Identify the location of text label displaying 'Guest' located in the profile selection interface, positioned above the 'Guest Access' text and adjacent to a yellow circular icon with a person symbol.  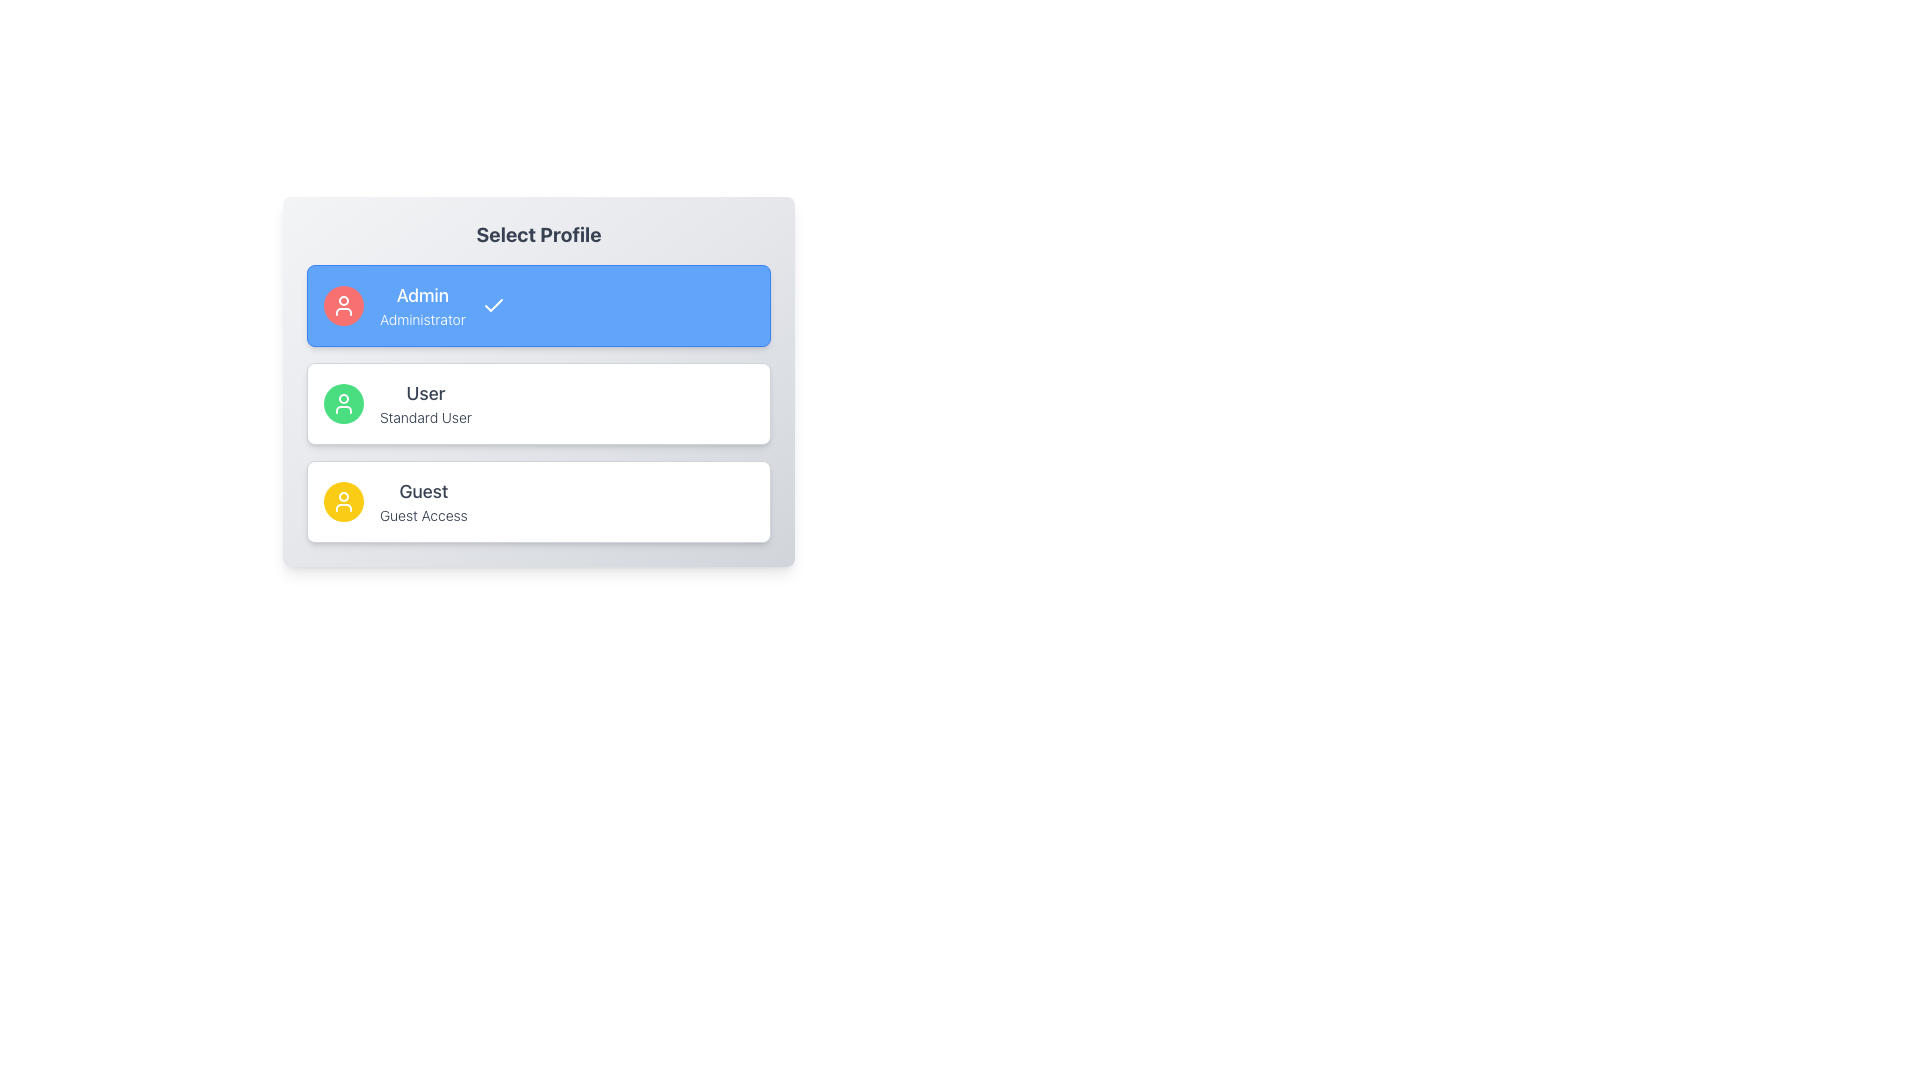
(422, 492).